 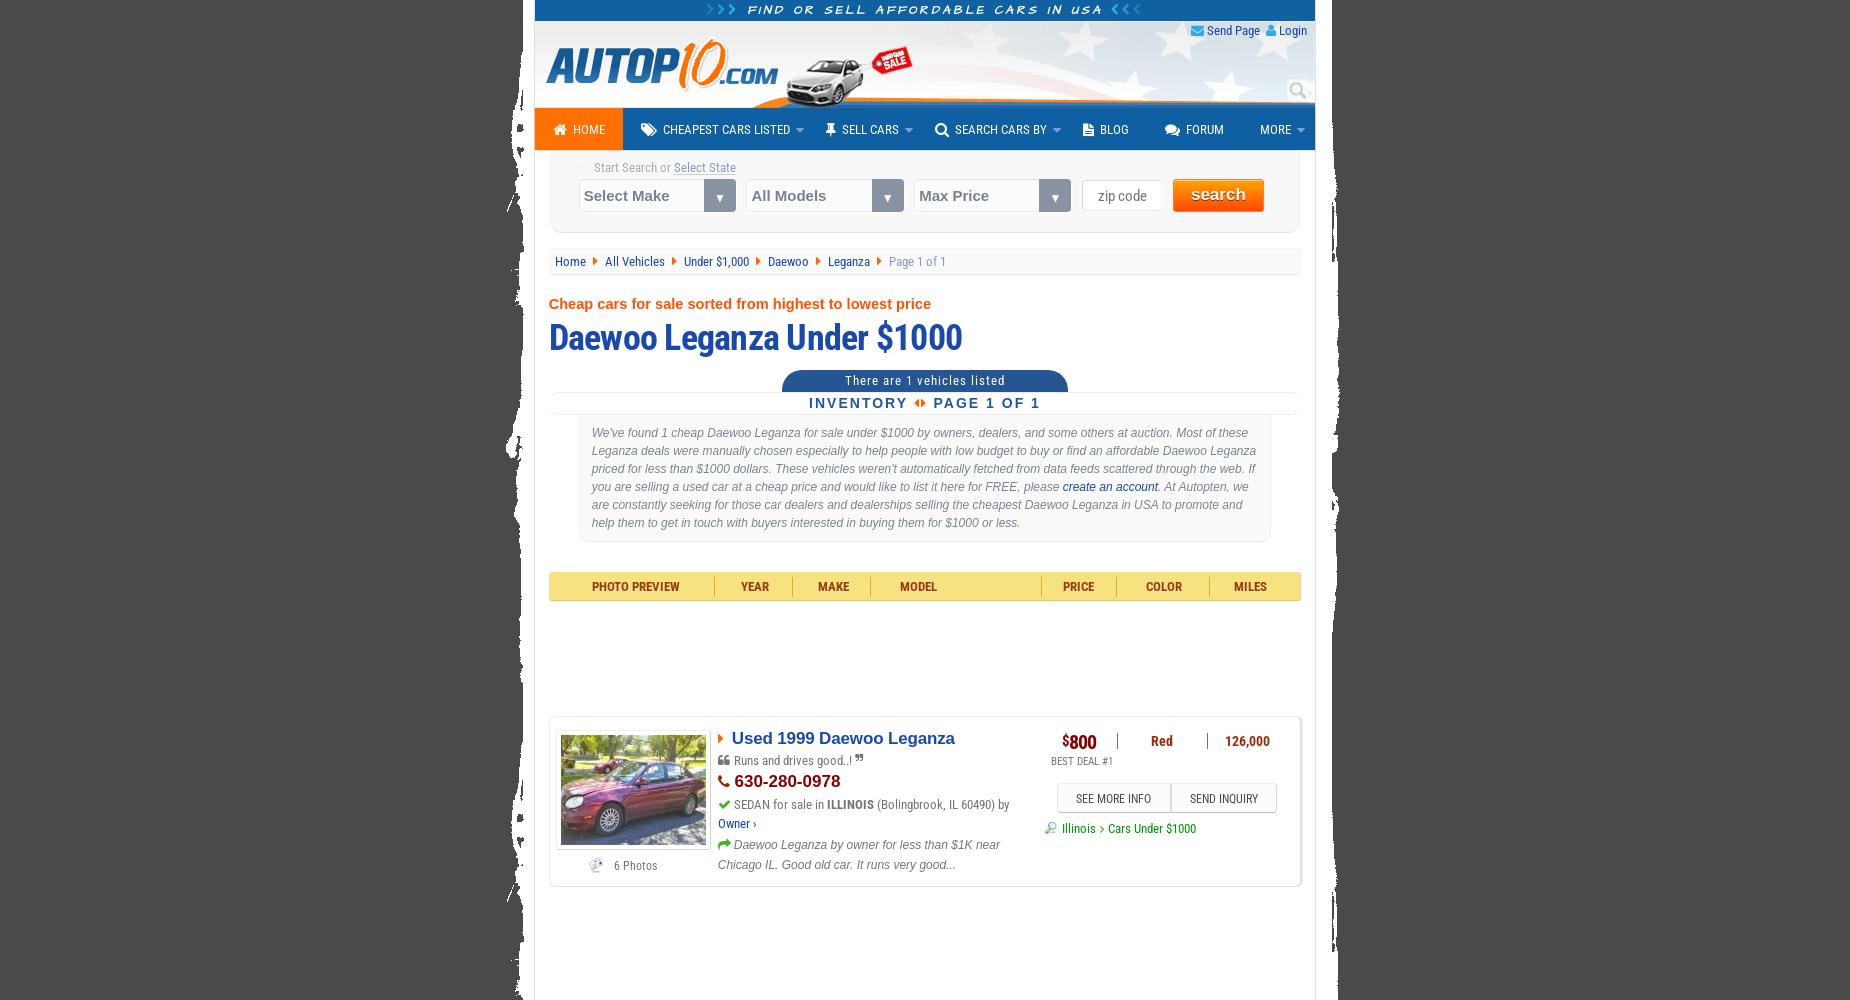 I want to click on 'Model', so click(x=918, y=585).